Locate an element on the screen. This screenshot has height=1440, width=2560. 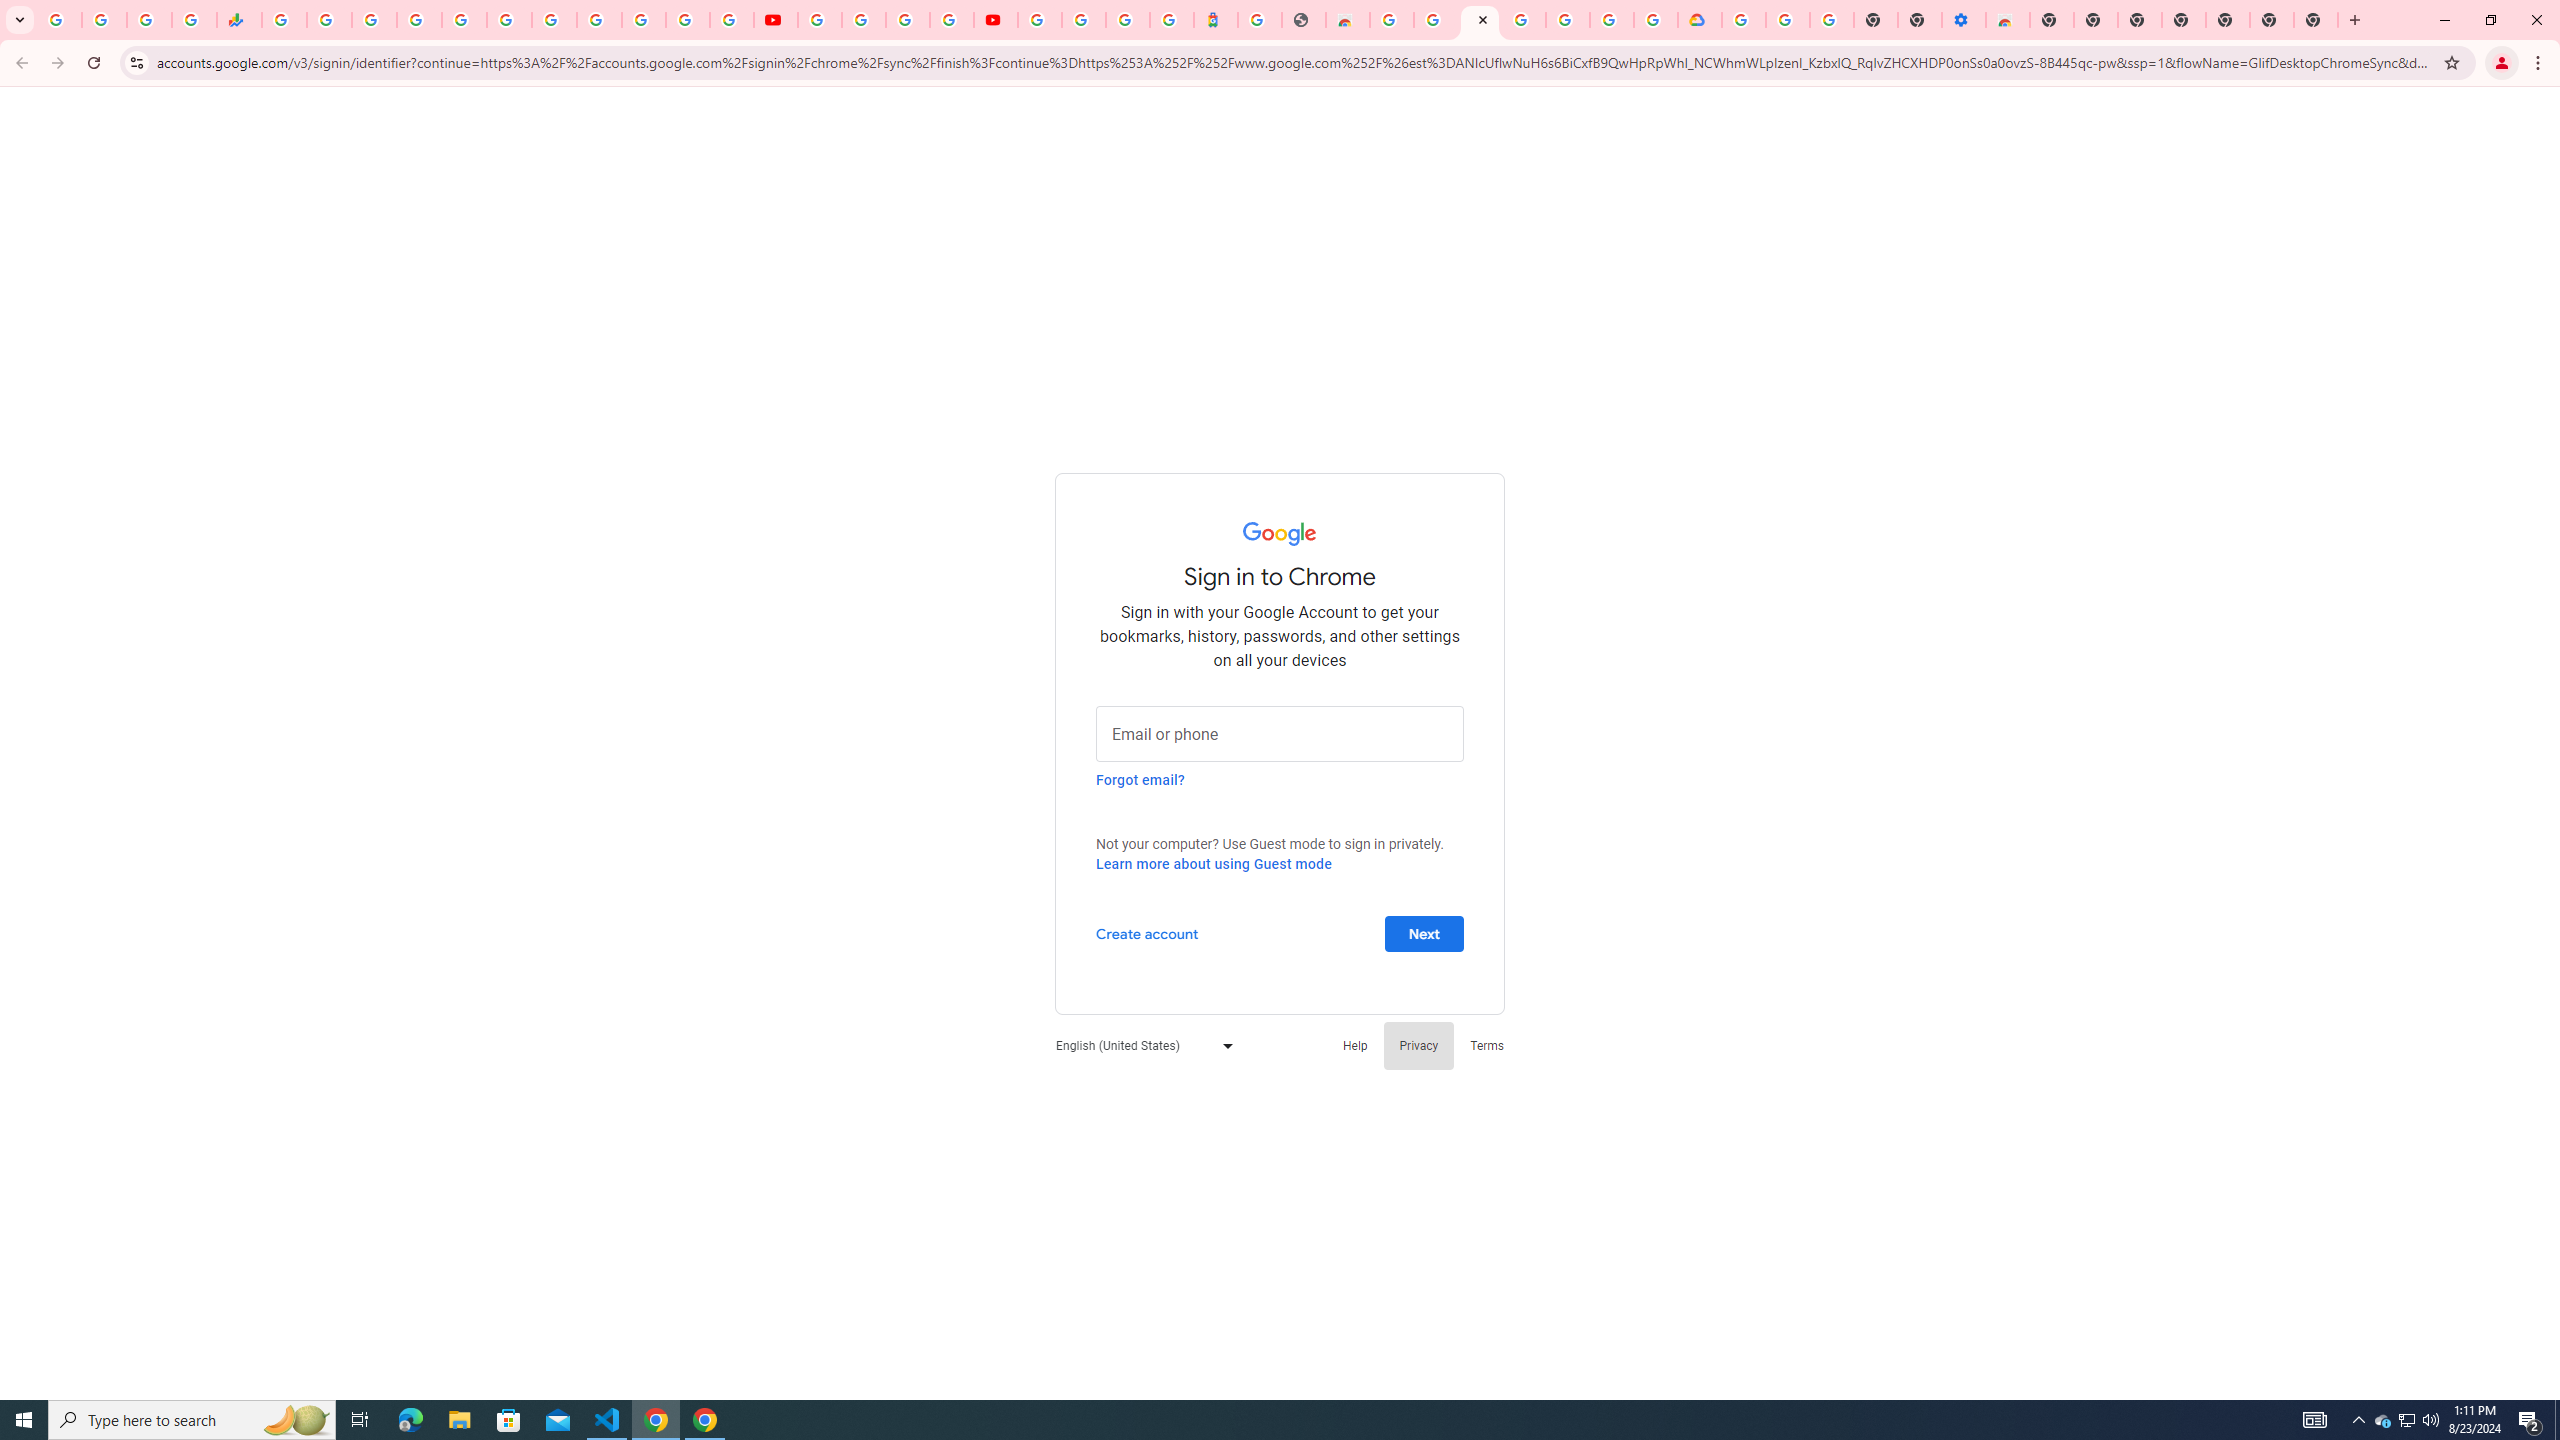
'Content Creator Programs & Opportunities - YouTube Creators' is located at coordinates (994, 19).